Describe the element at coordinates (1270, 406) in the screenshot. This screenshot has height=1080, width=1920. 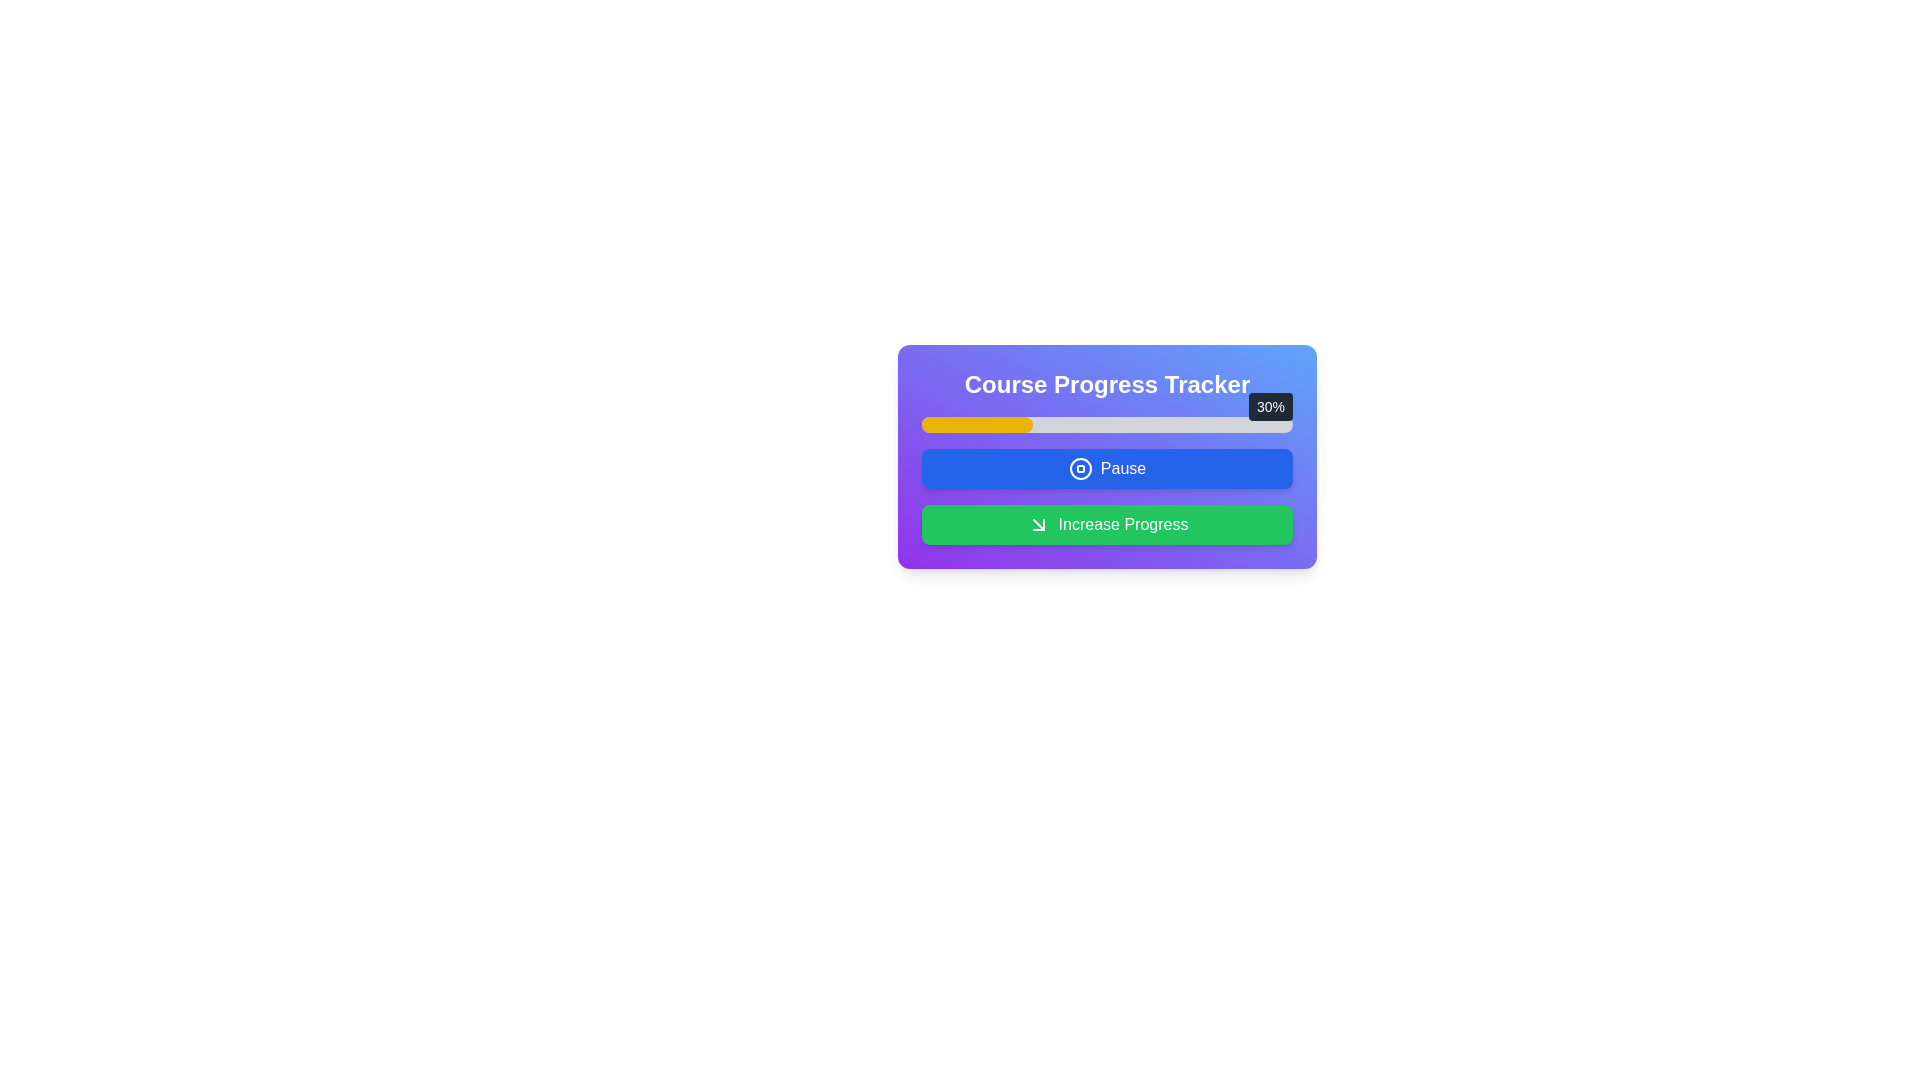
I see `the static text element that displays the percentage completion of the progress bar, located above the right end of the 'Course Progress Tracker' progress bar` at that location.